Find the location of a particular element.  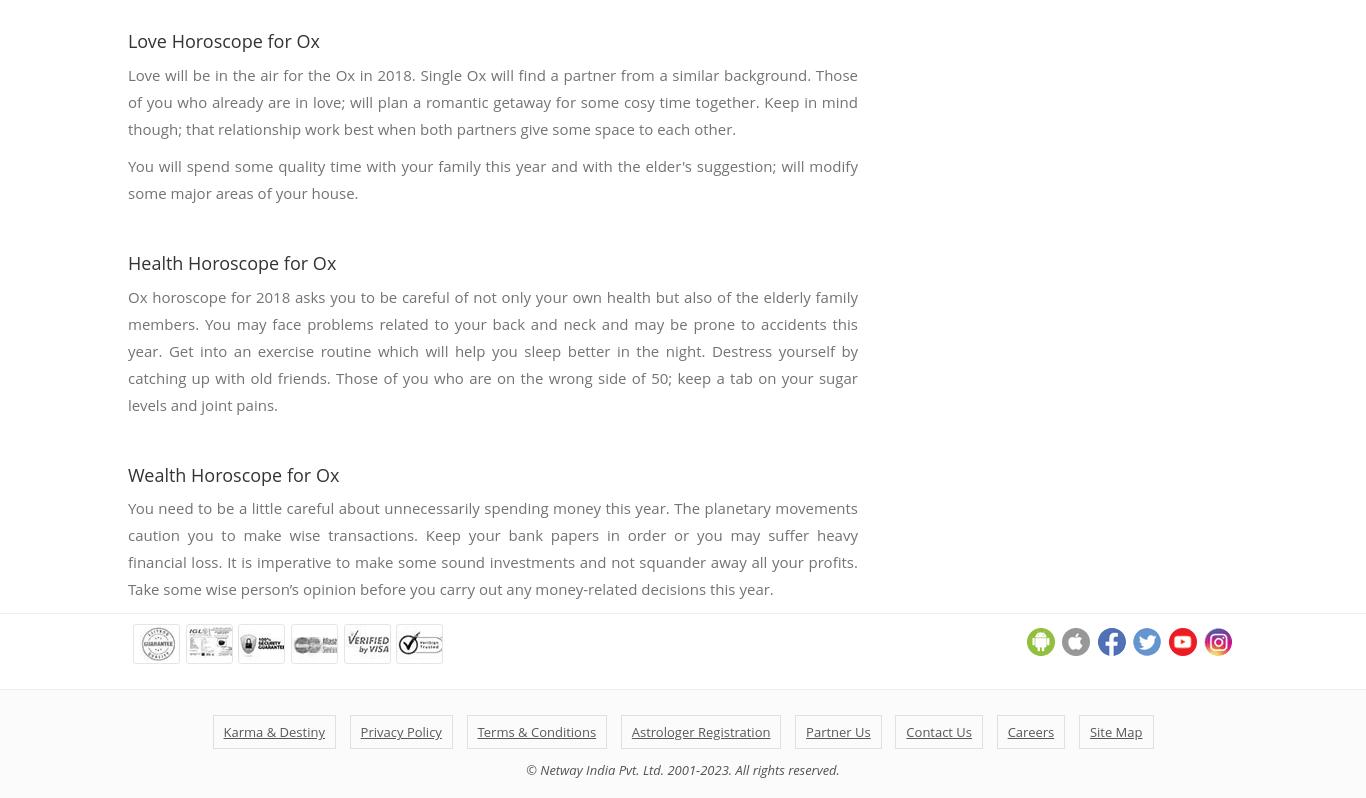

'Karma & Destiny' is located at coordinates (273, 732).